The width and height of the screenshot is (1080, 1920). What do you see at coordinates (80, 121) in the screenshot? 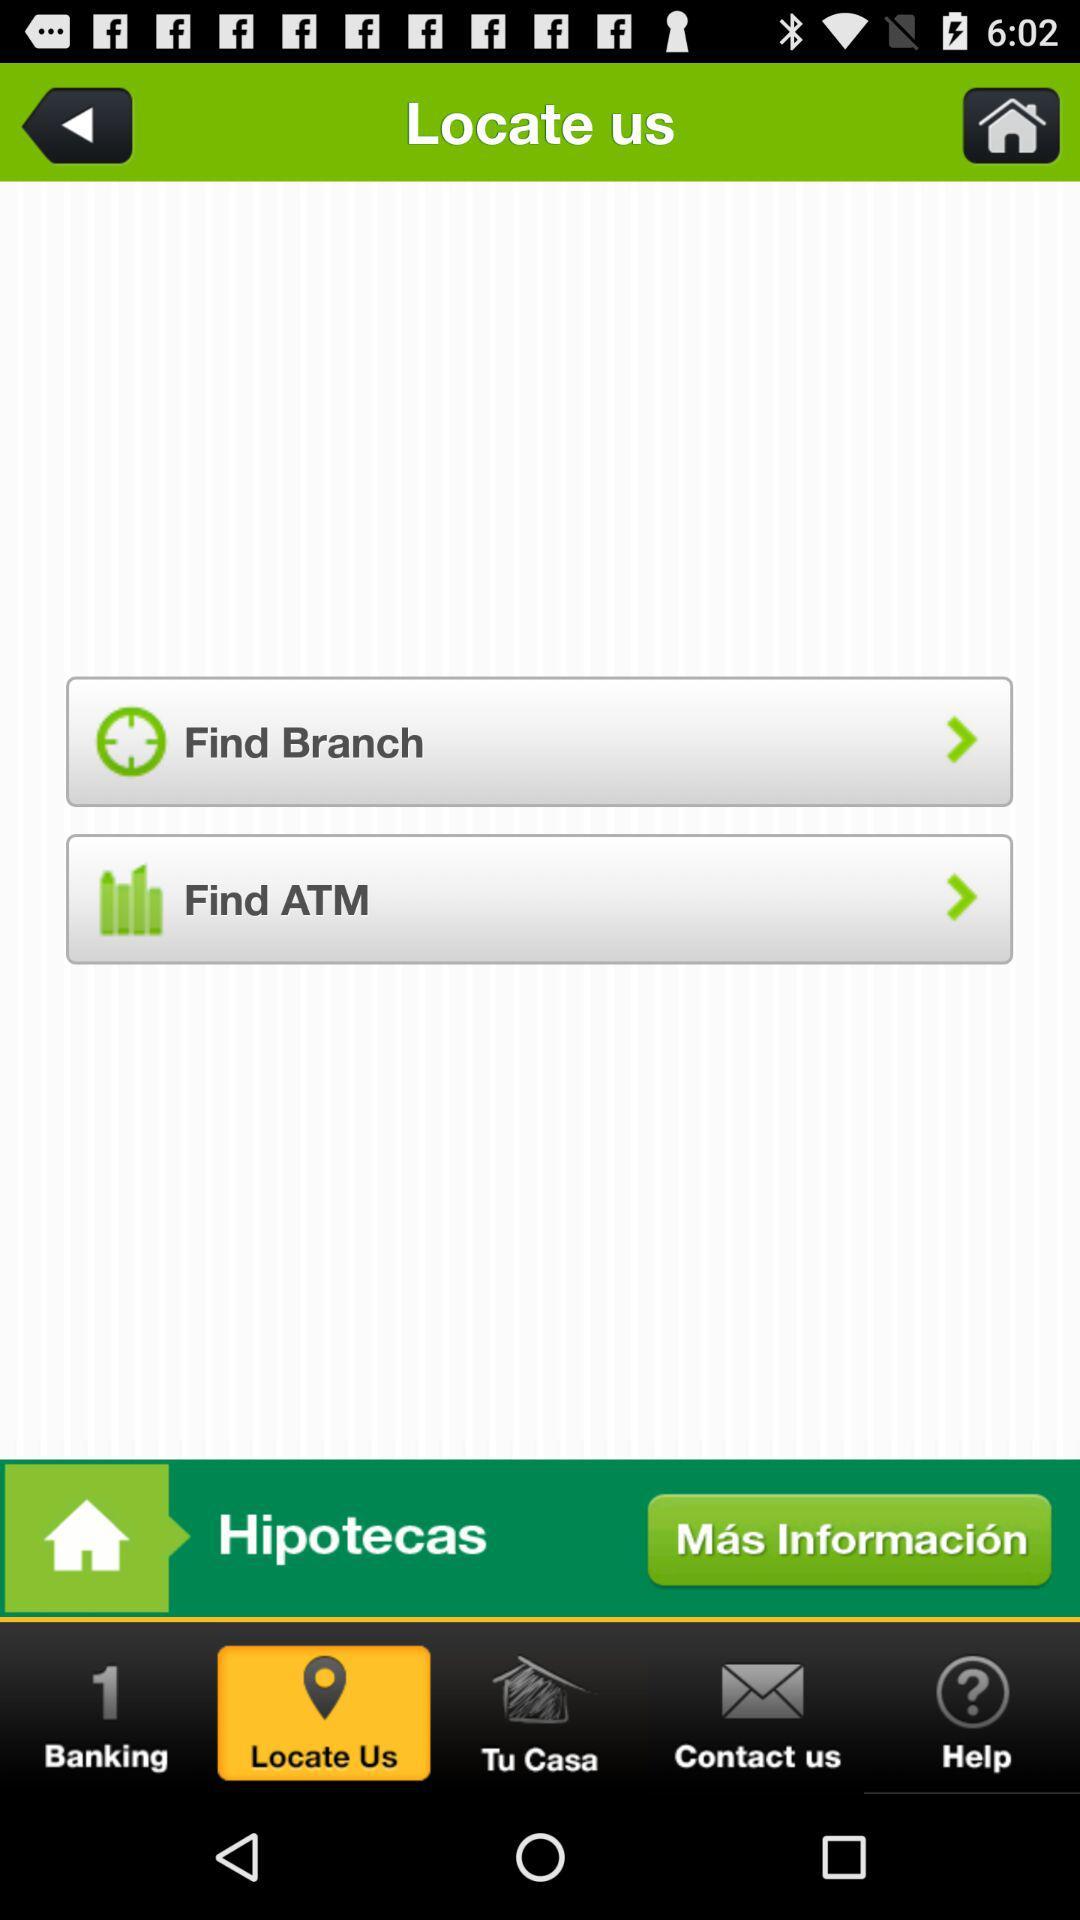
I see `previous screen` at bounding box center [80, 121].